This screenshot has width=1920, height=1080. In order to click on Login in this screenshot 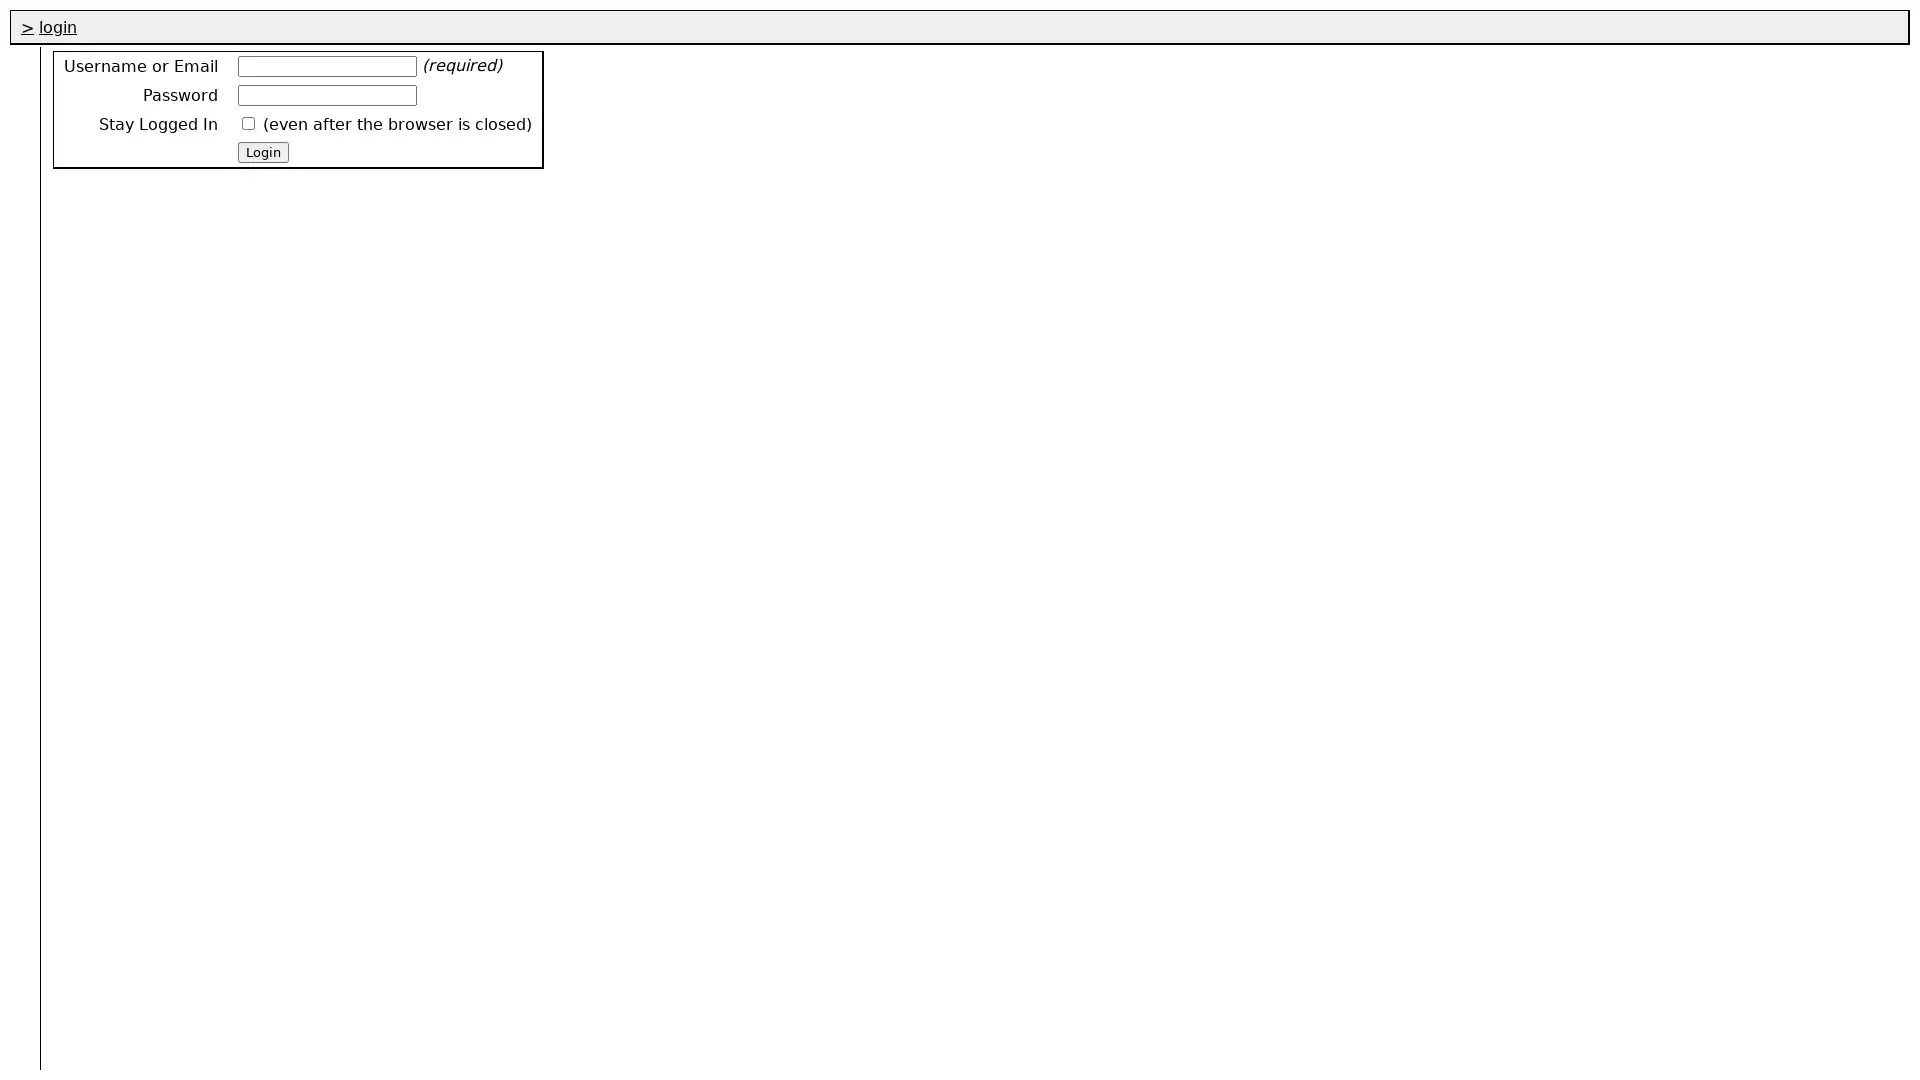, I will do `click(262, 151)`.